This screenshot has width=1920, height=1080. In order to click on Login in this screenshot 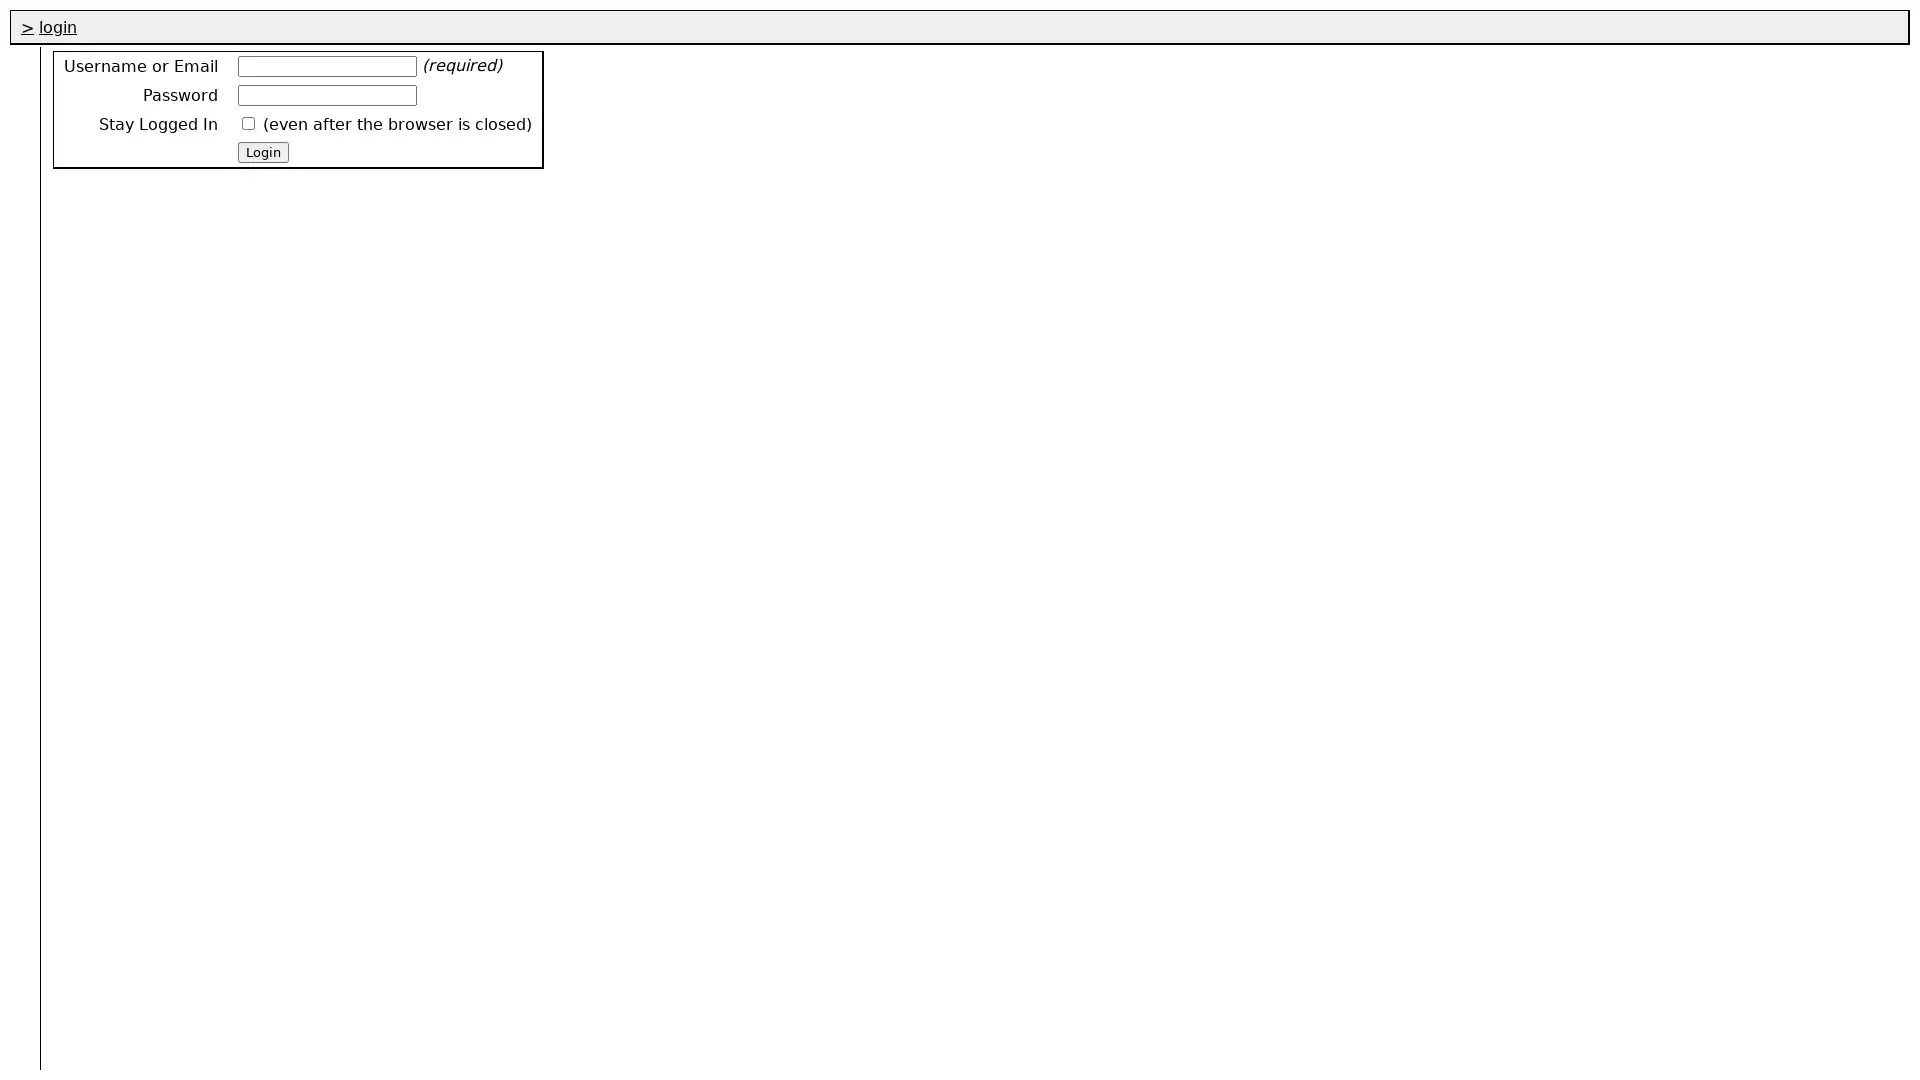, I will do `click(262, 151)`.